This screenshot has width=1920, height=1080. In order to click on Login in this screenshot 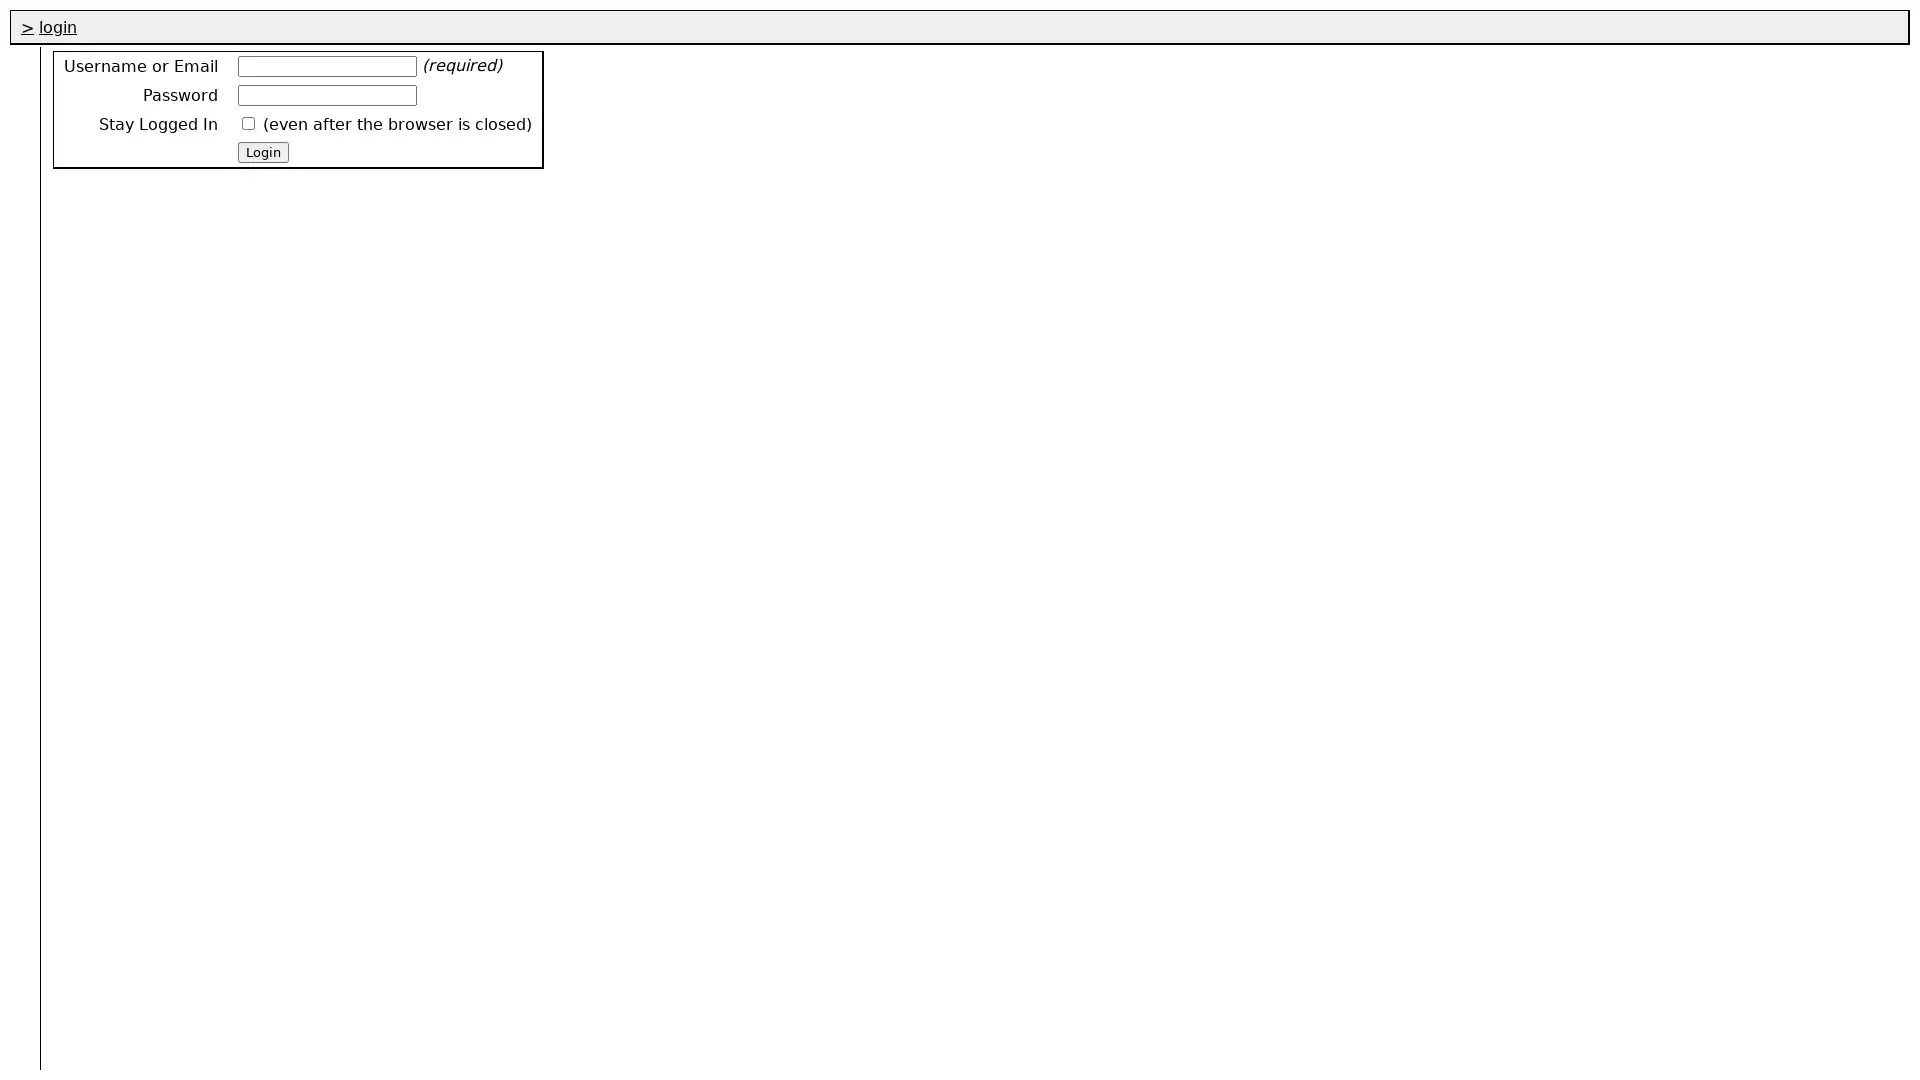, I will do `click(262, 151)`.